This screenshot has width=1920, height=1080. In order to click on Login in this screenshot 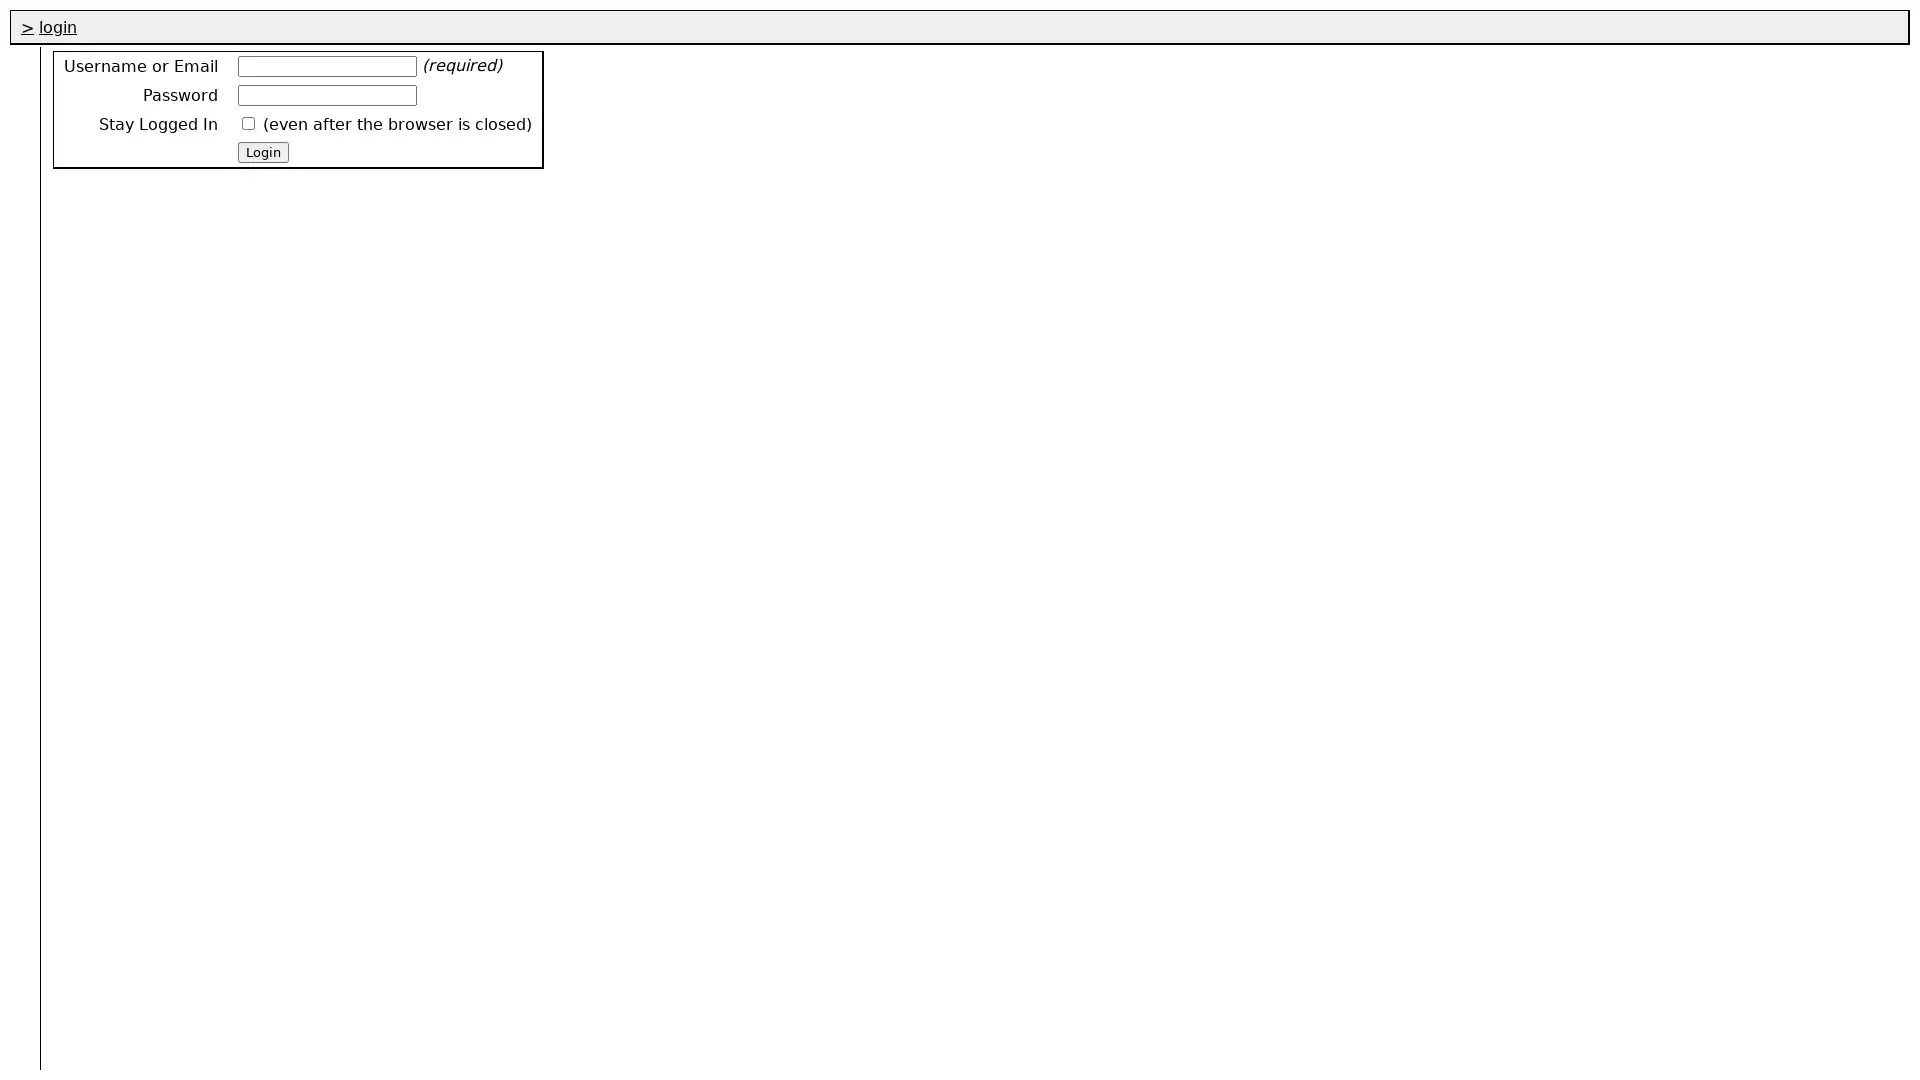, I will do `click(262, 151)`.